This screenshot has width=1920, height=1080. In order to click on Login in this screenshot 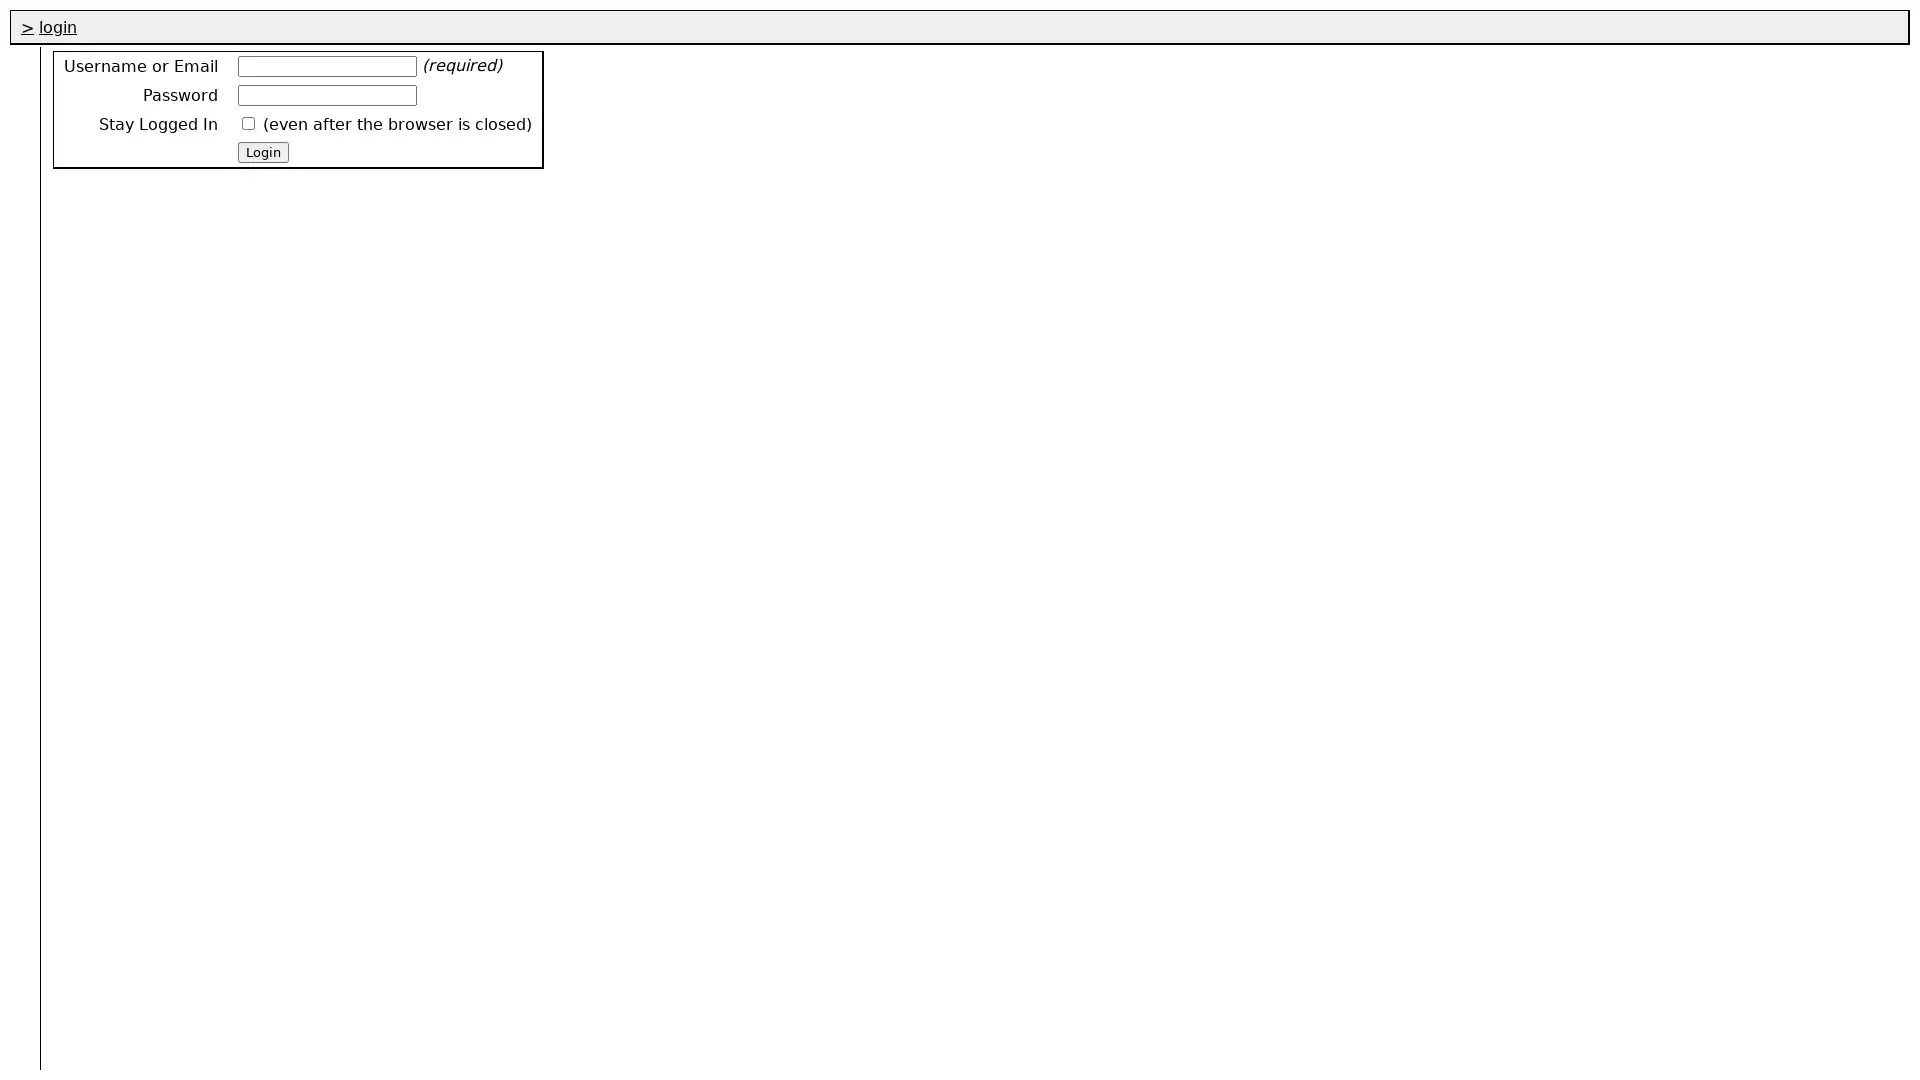, I will do `click(262, 151)`.